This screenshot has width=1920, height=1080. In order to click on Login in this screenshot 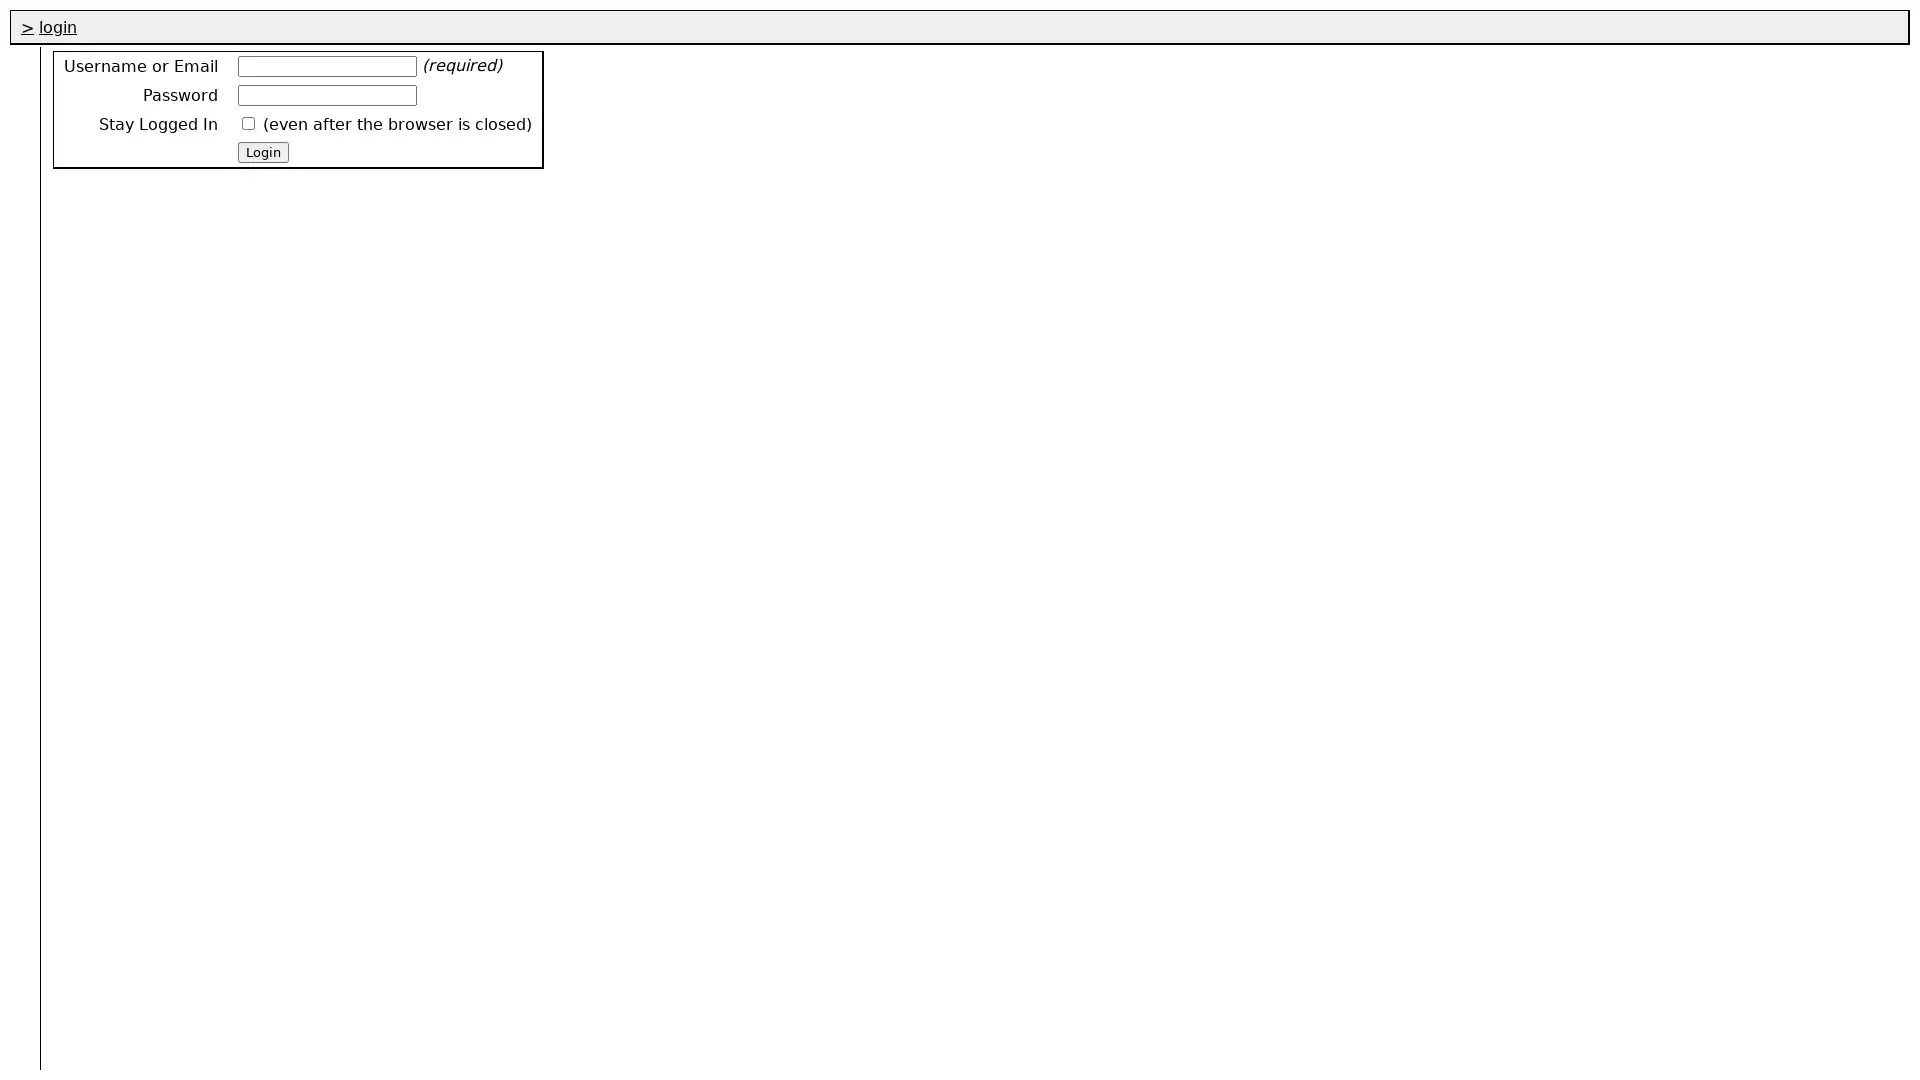, I will do `click(262, 151)`.